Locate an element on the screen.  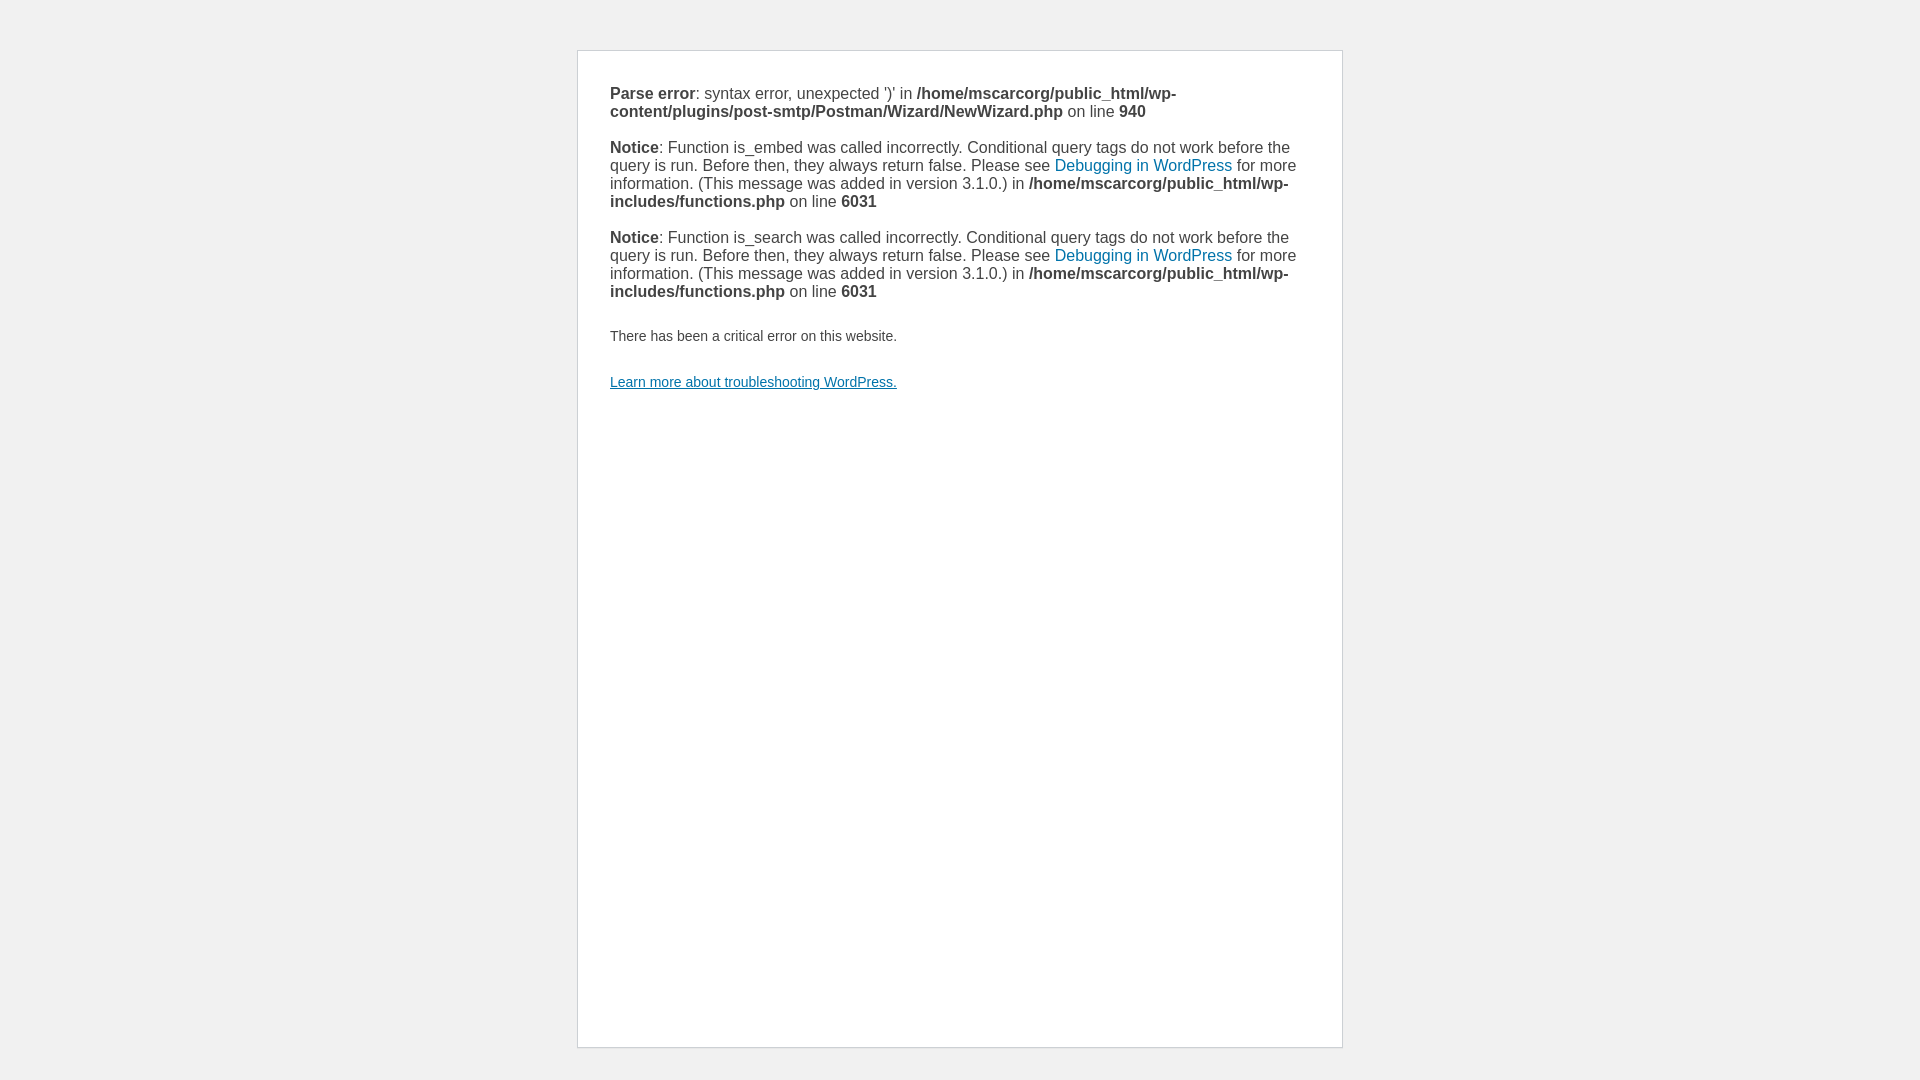
'Debugging in WordPress' is located at coordinates (1143, 254).